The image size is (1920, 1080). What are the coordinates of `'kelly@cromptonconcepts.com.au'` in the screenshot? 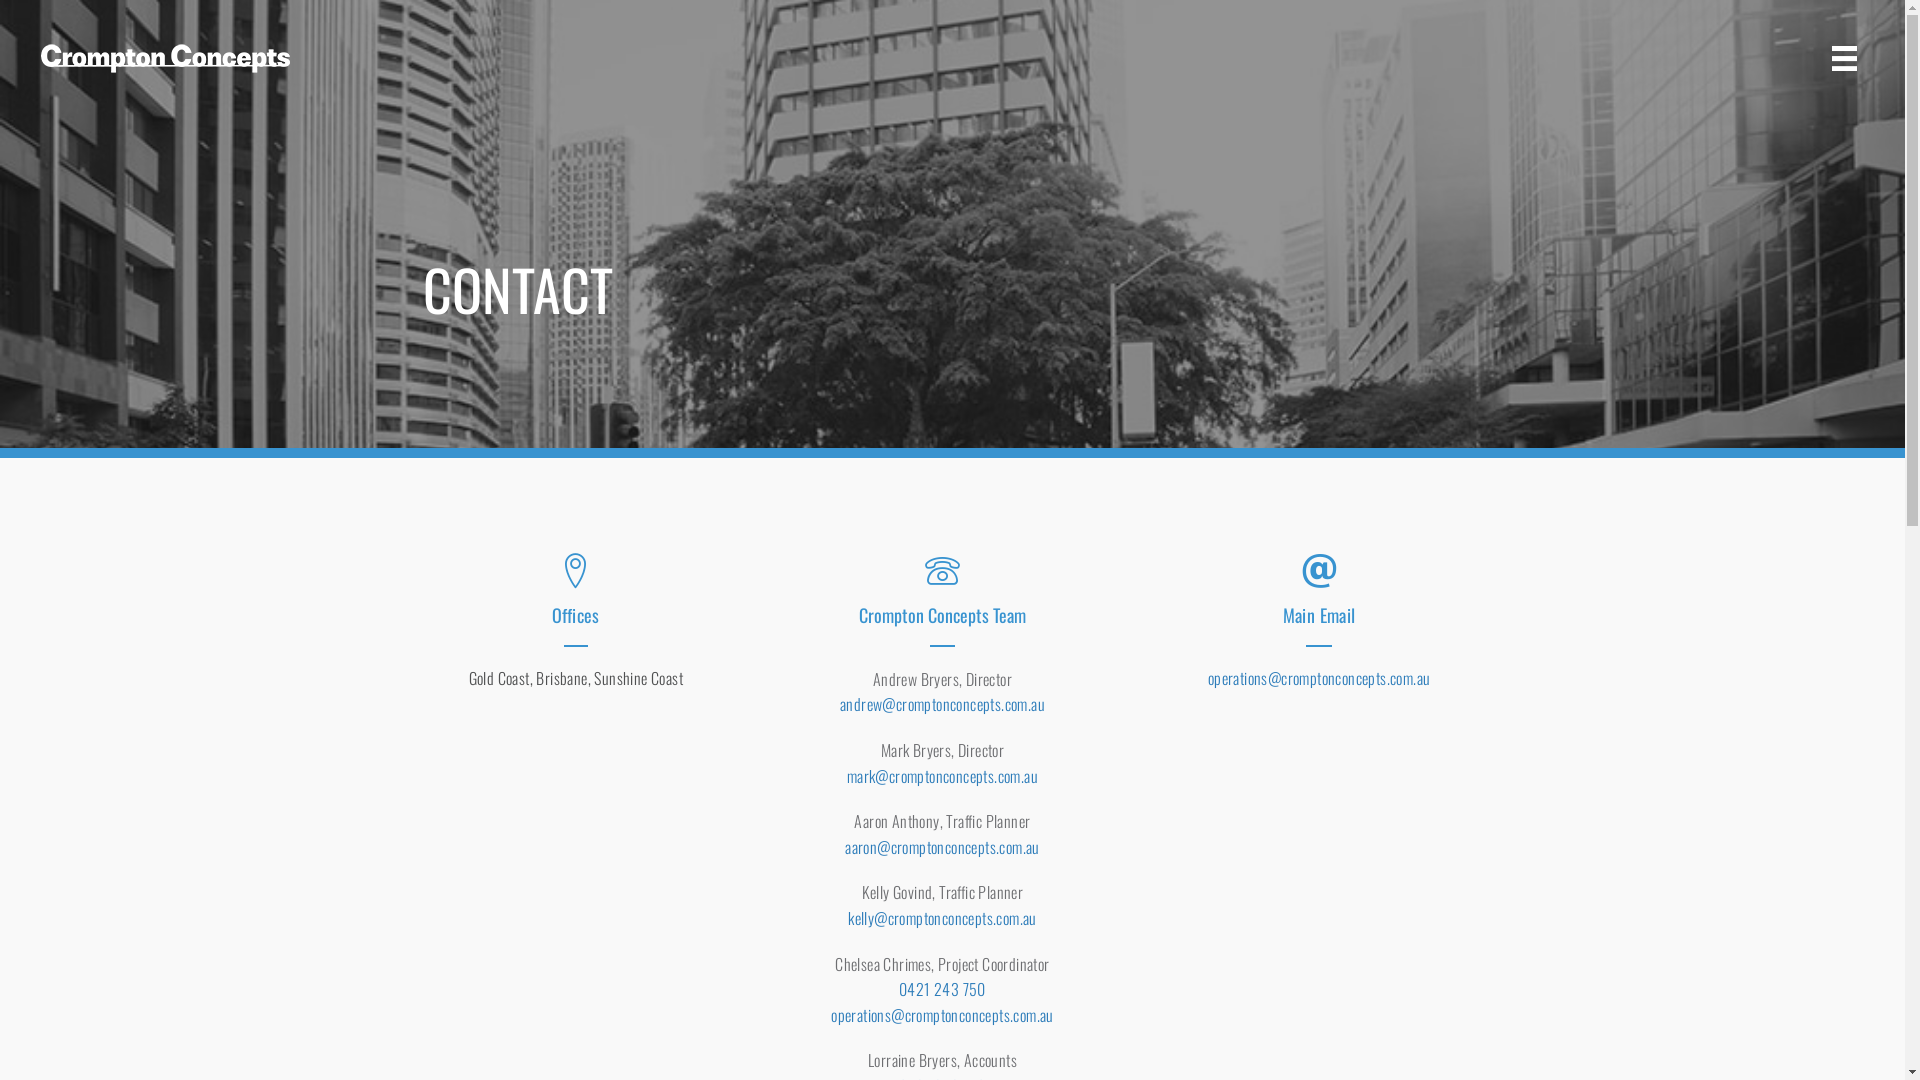 It's located at (941, 918).